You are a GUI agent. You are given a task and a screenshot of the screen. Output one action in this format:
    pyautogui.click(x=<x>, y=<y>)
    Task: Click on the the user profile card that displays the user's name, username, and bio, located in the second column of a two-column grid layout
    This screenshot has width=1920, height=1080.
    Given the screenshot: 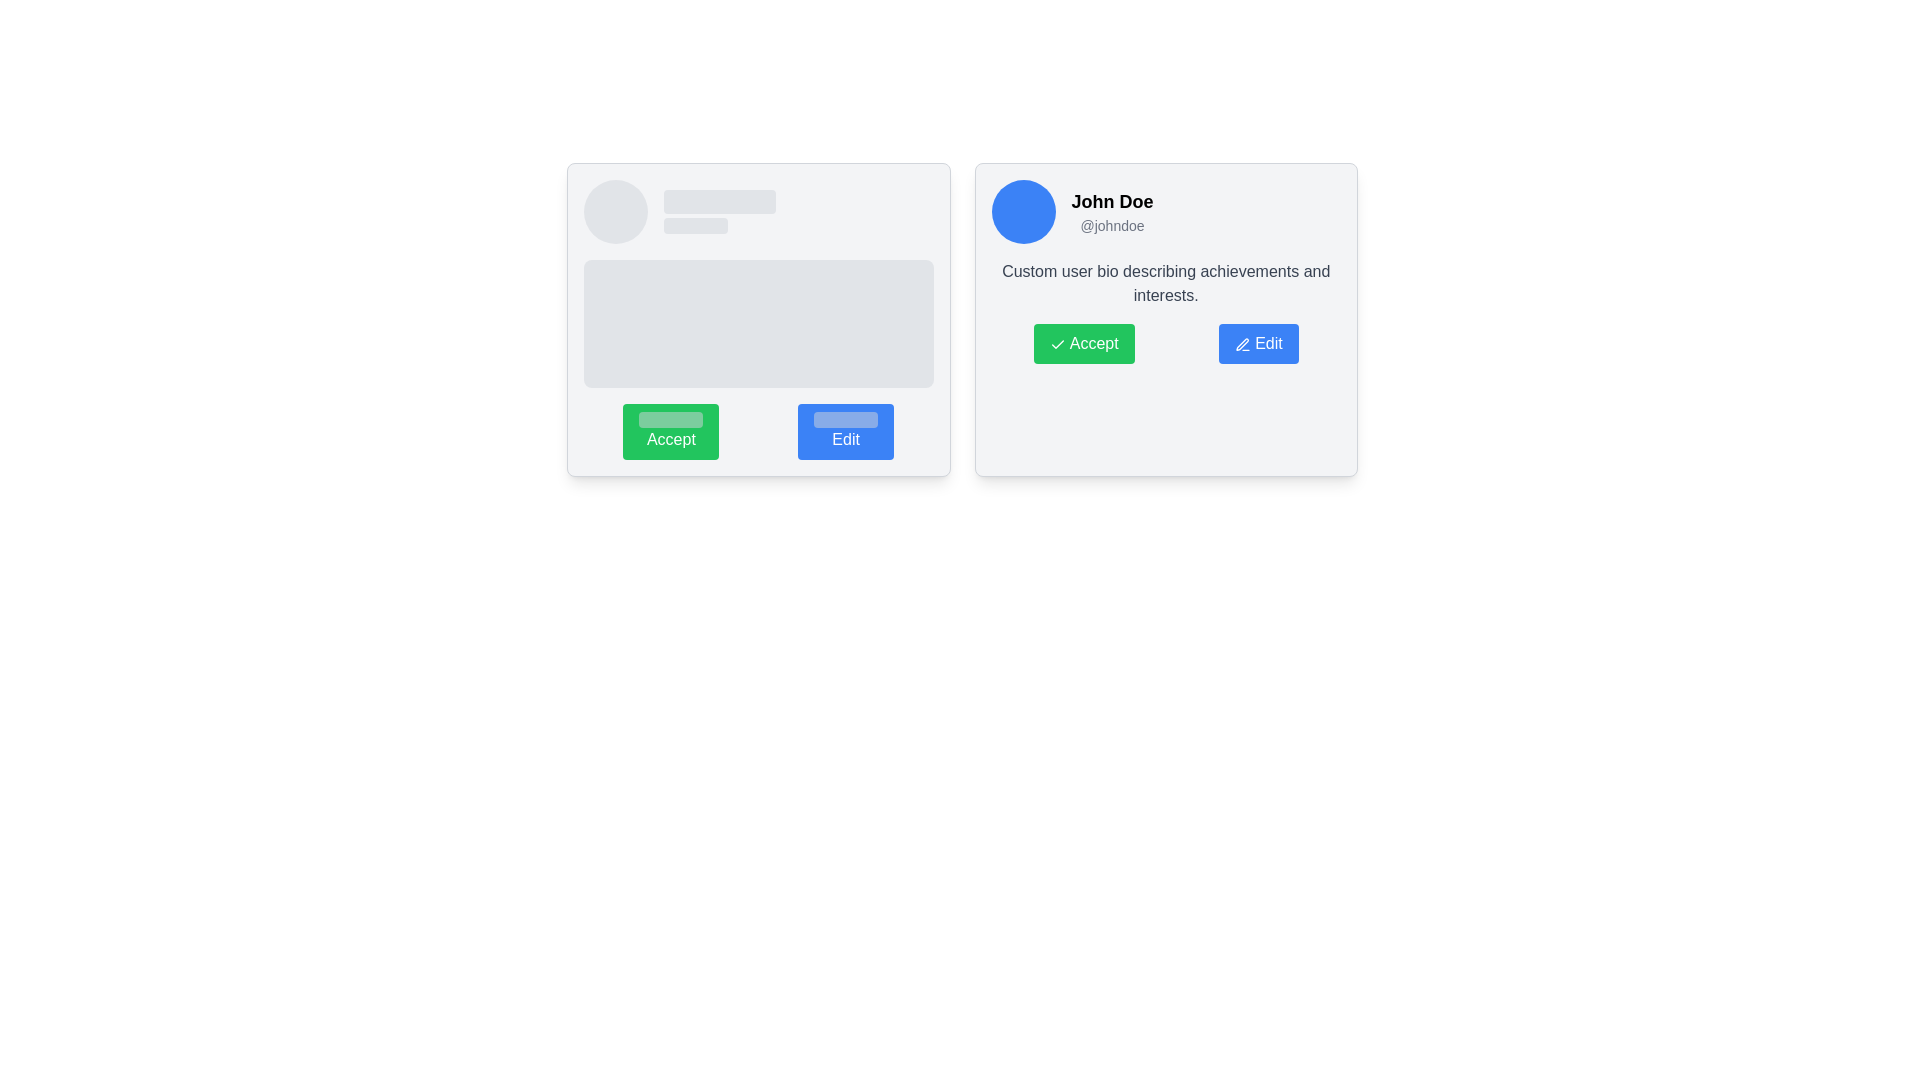 What is the action you would take?
    pyautogui.click(x=1166, y=319)
    